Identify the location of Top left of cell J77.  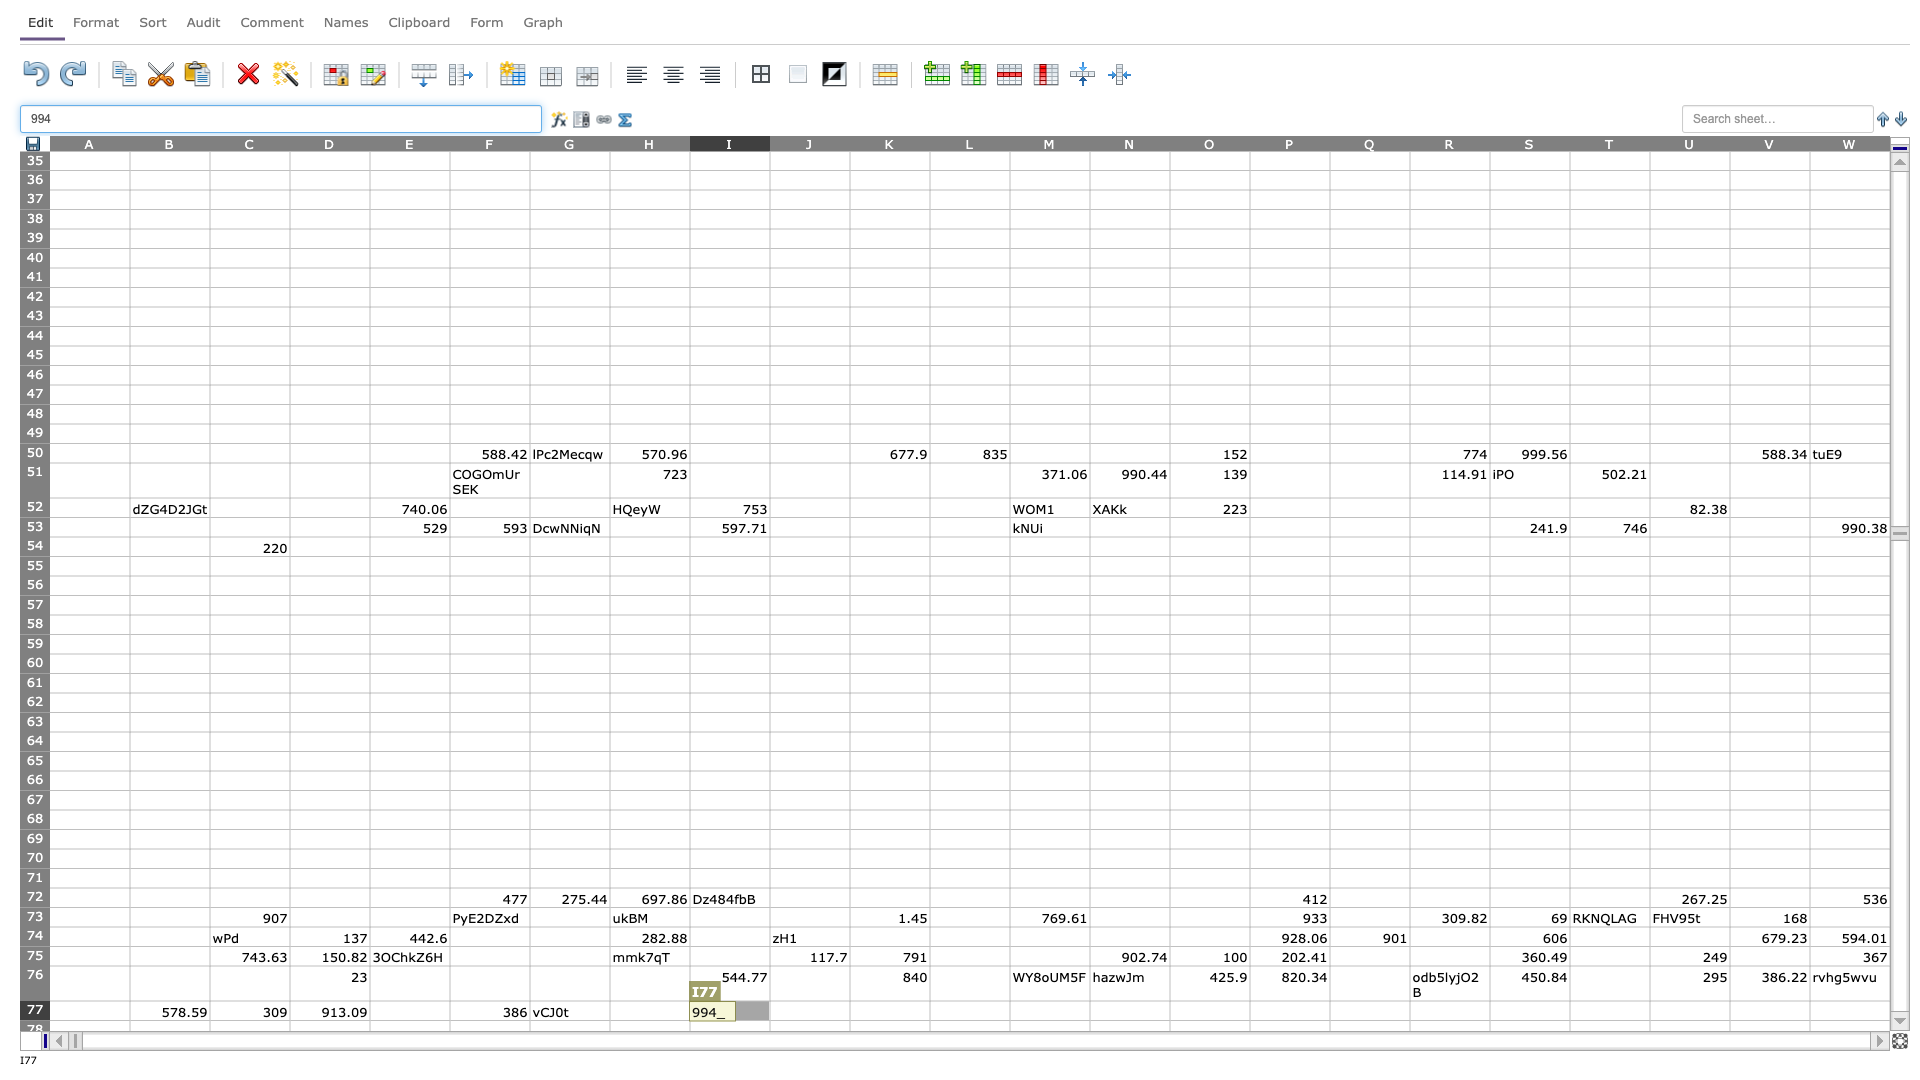
(768, 1001).